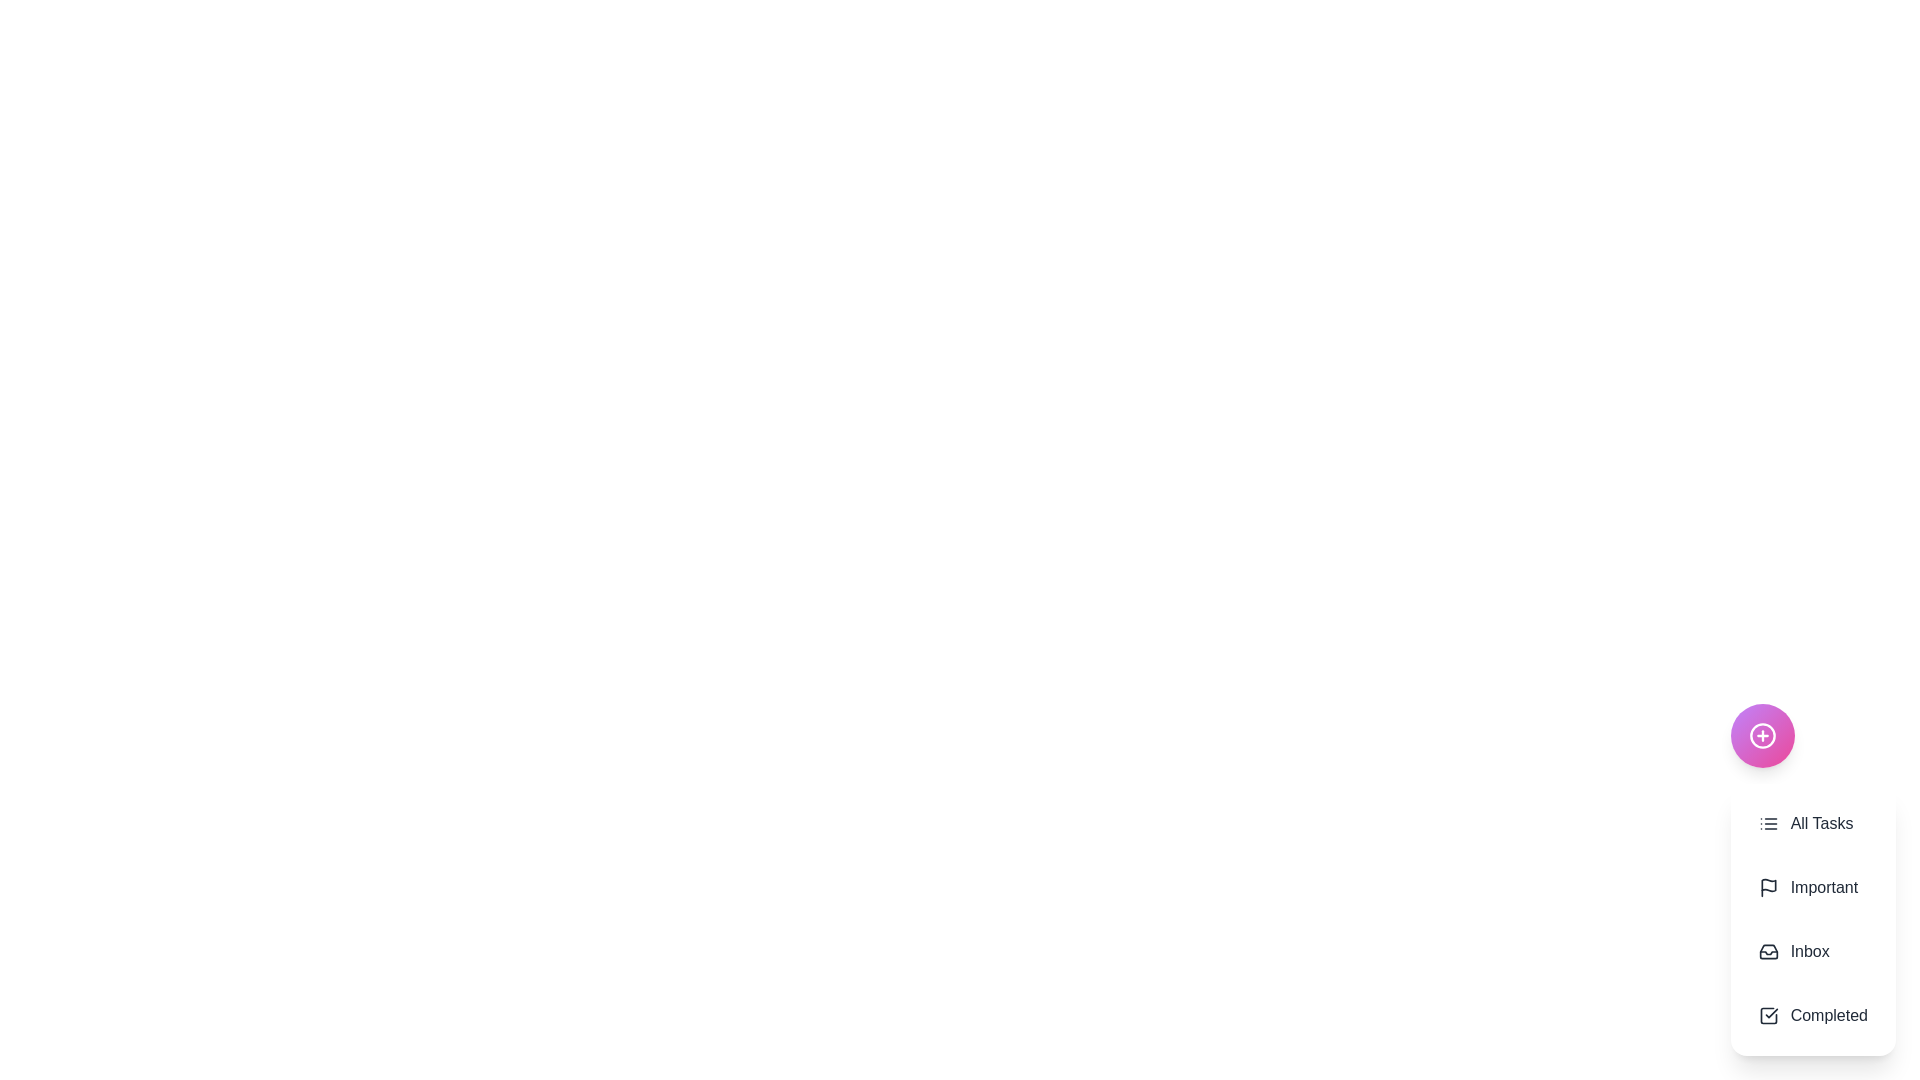  Describe the element at coordinates (1762, 736) in the screenshot. I see `the floating action button to toggle the visibility of the action menu` at that location.